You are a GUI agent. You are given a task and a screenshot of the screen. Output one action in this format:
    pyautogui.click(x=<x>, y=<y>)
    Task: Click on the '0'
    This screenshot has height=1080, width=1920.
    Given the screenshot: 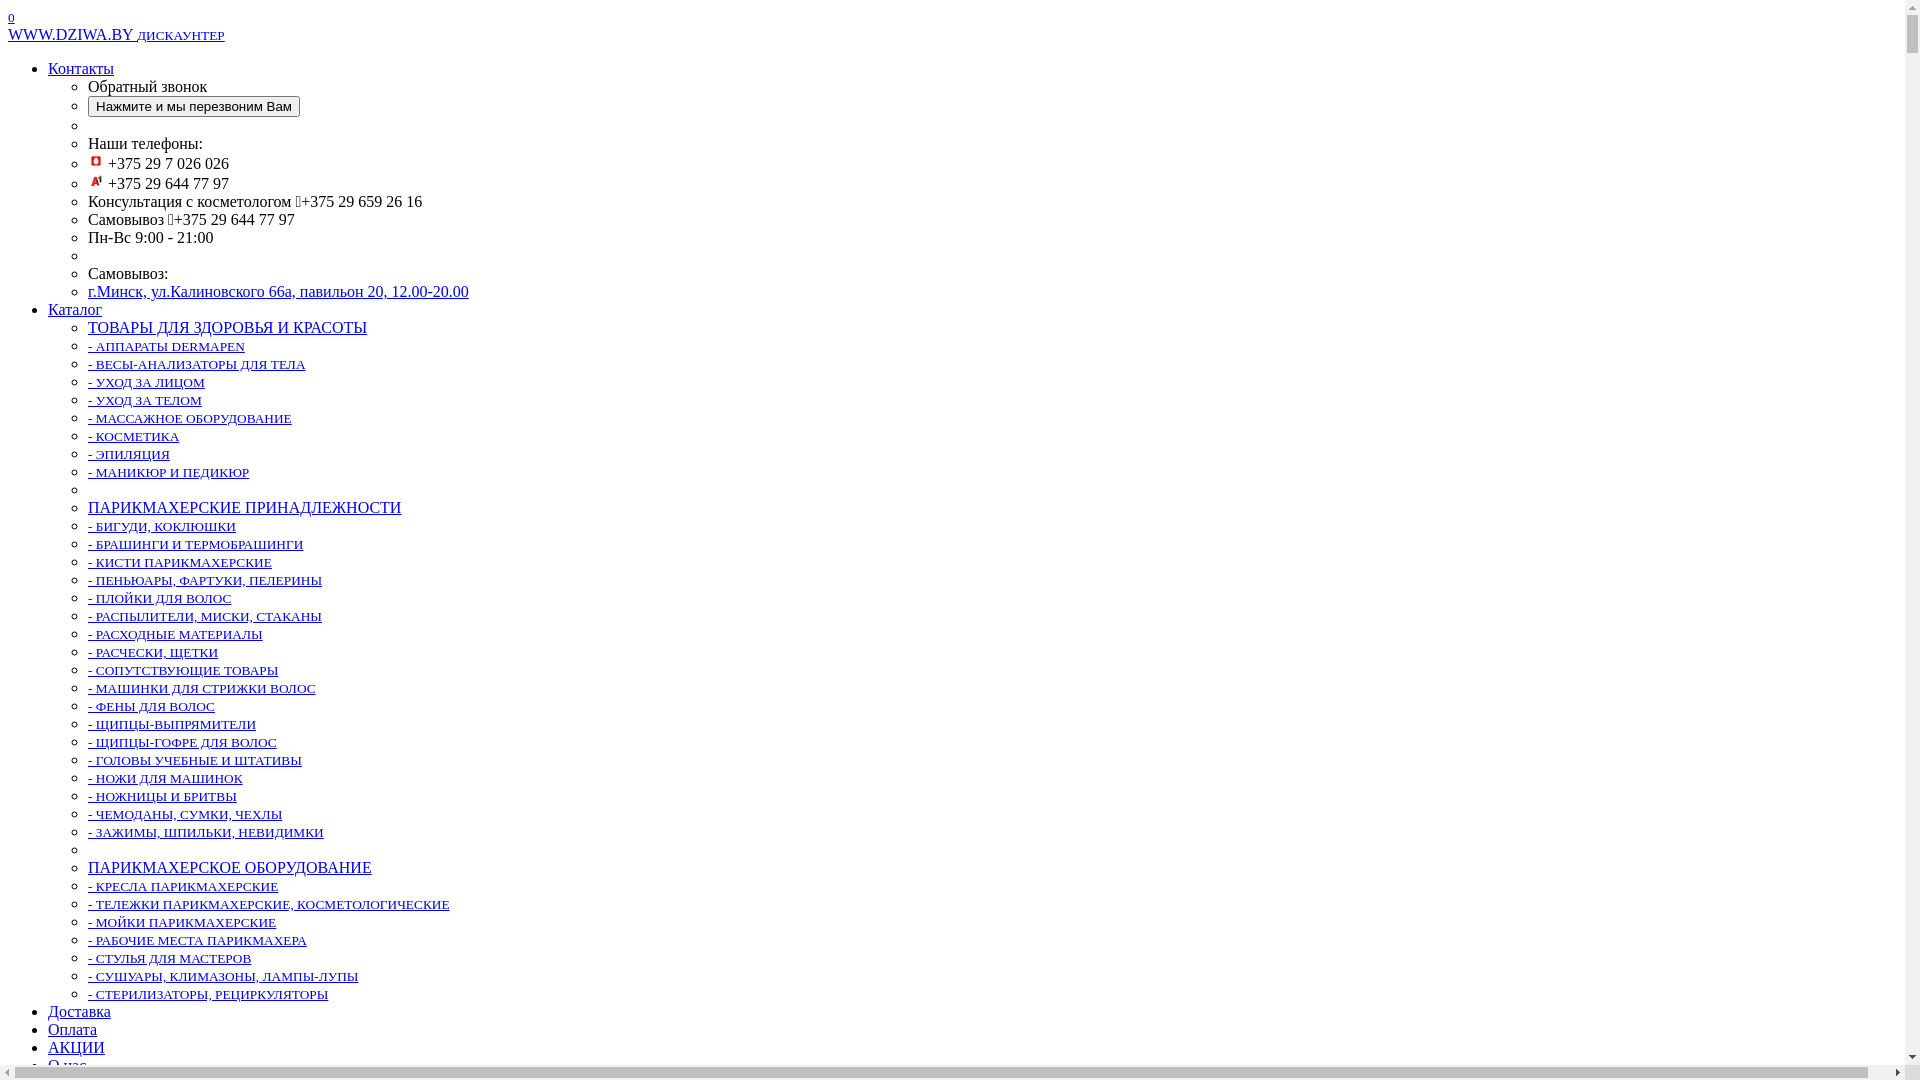 What is the action you would take?
    pyautogui.click(x=11, y=16)
    